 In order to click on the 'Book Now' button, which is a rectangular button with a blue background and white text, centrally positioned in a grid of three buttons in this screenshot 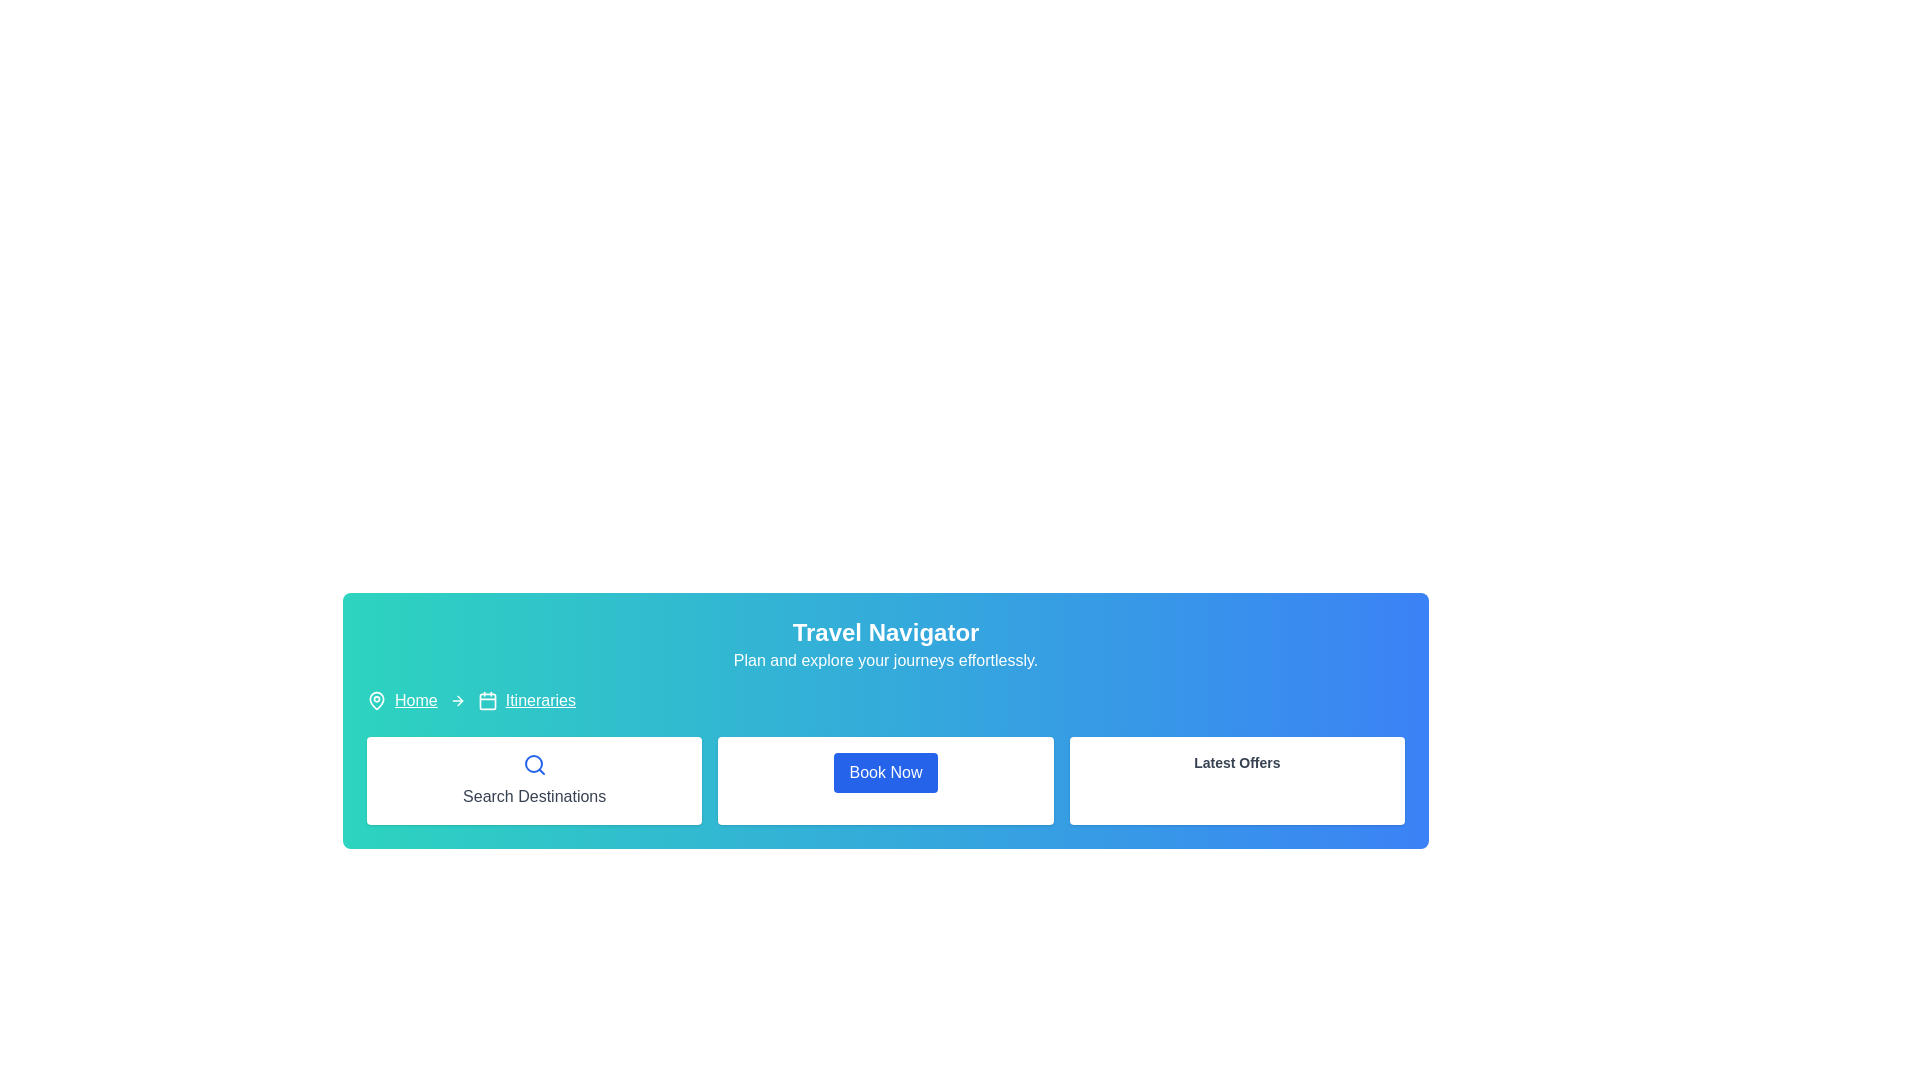, I will do `click(885, 779)`.